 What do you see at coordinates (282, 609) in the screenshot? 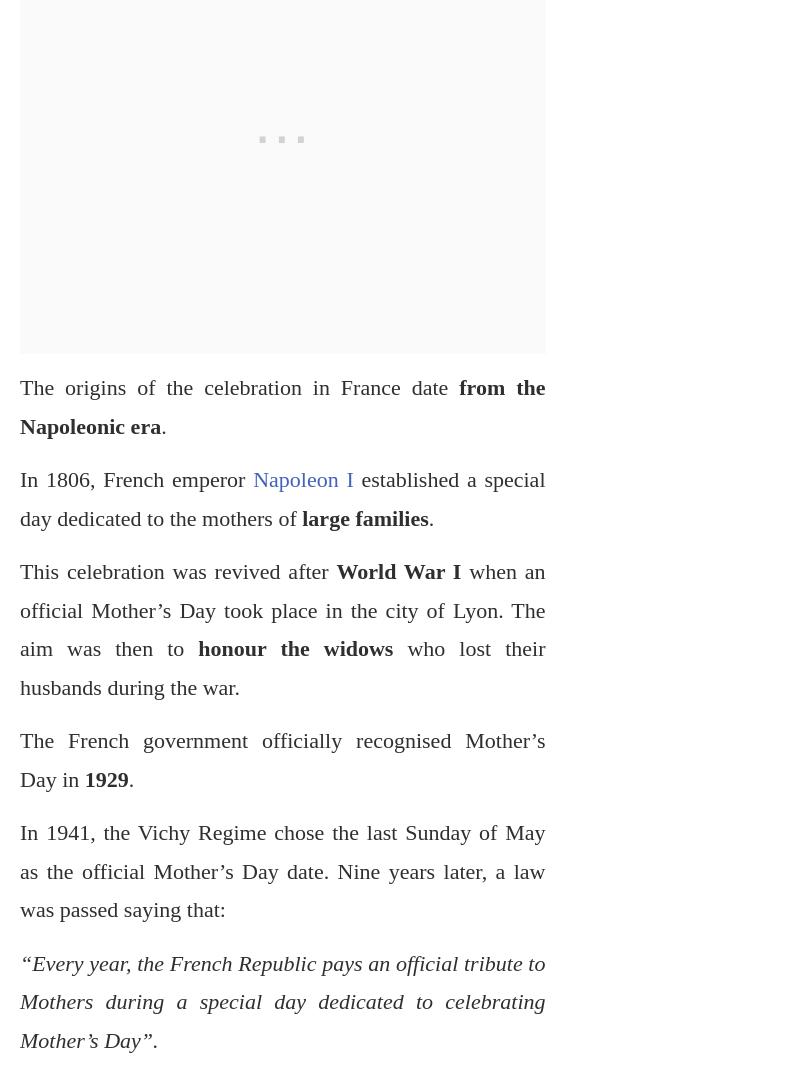
I see `'when an official Mother’s Day took place in the city of Lyon. The aim was then to'` at bounding box center [282, 609].